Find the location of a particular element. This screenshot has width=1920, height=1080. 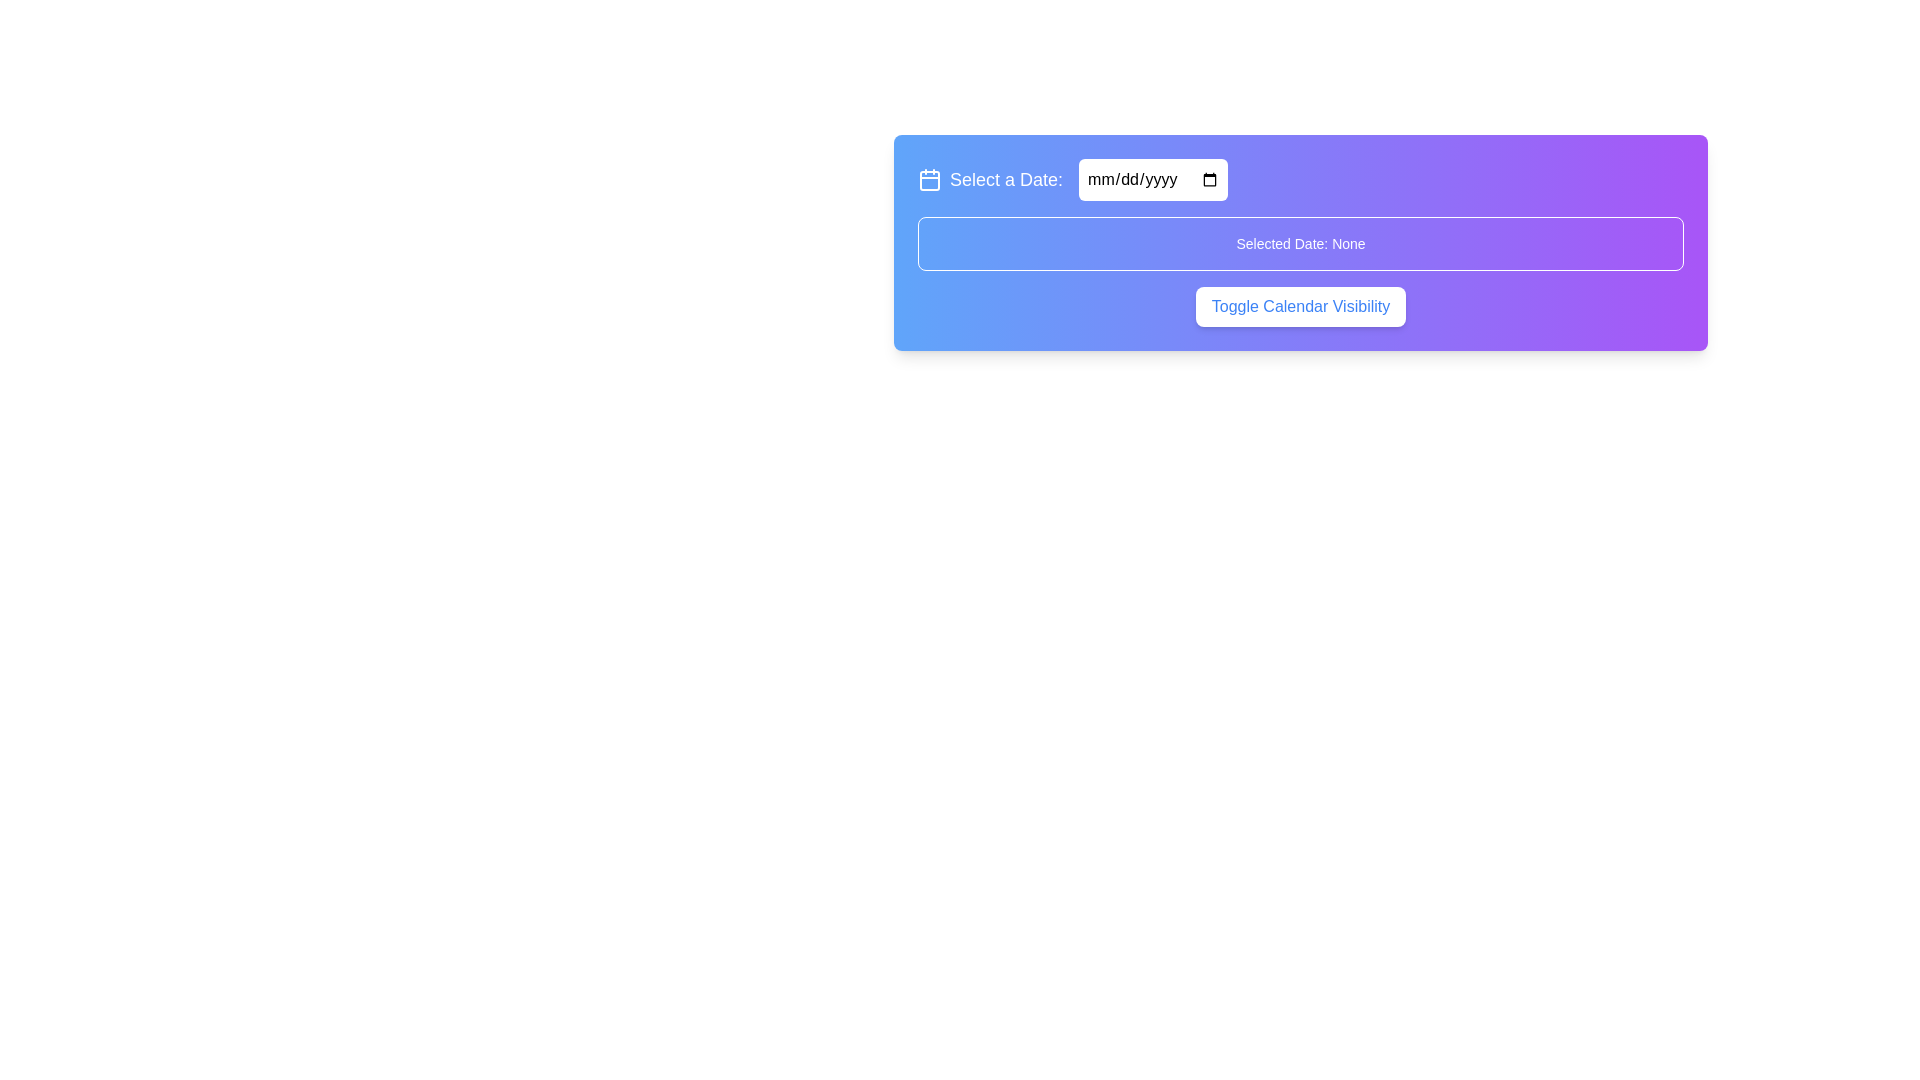

the Date input field marked with placeholder text 'mm/dd/yyyy' is located at coordinates (1153, 180).